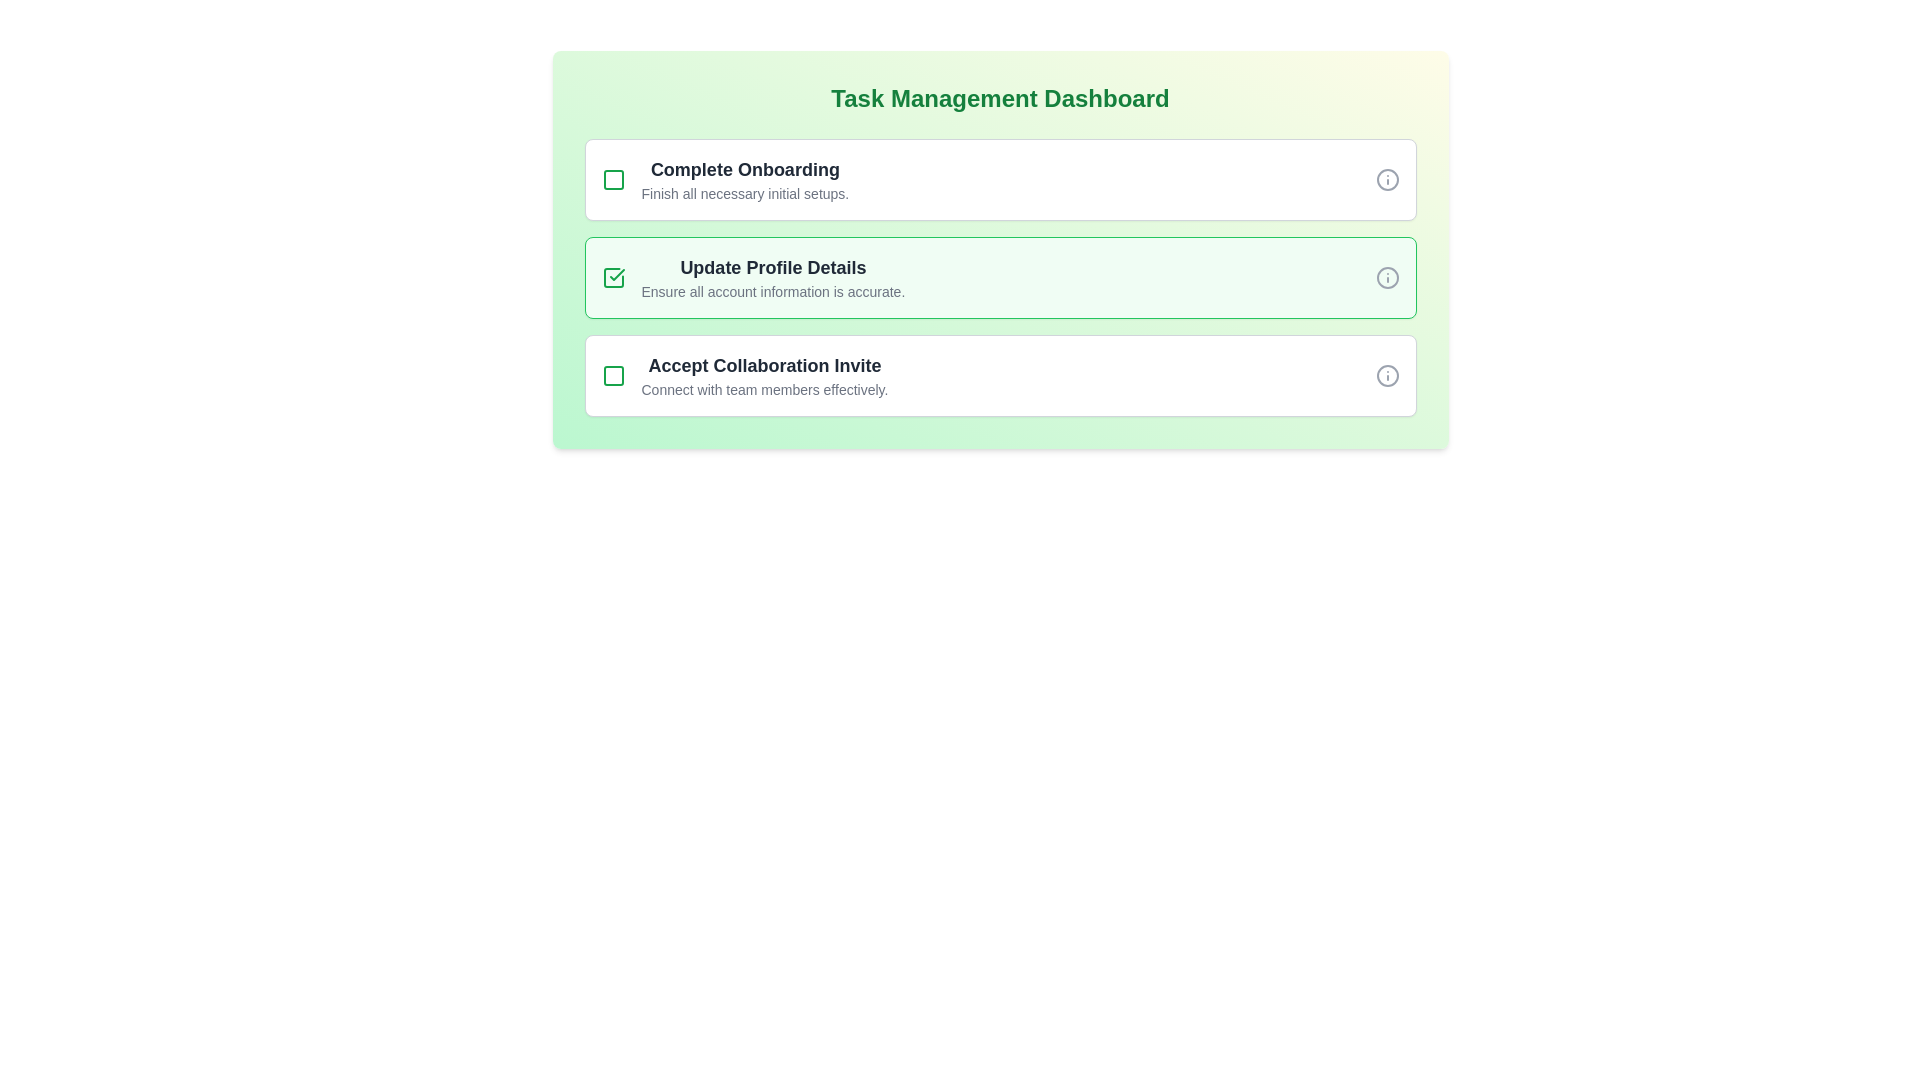 Image resolution: width=1920 pixels, height=1080 pixels. I want to click on details of the task titled 'Complete Onboarding', which is the first item in a vertical list of tasks, so click(1000, 180).